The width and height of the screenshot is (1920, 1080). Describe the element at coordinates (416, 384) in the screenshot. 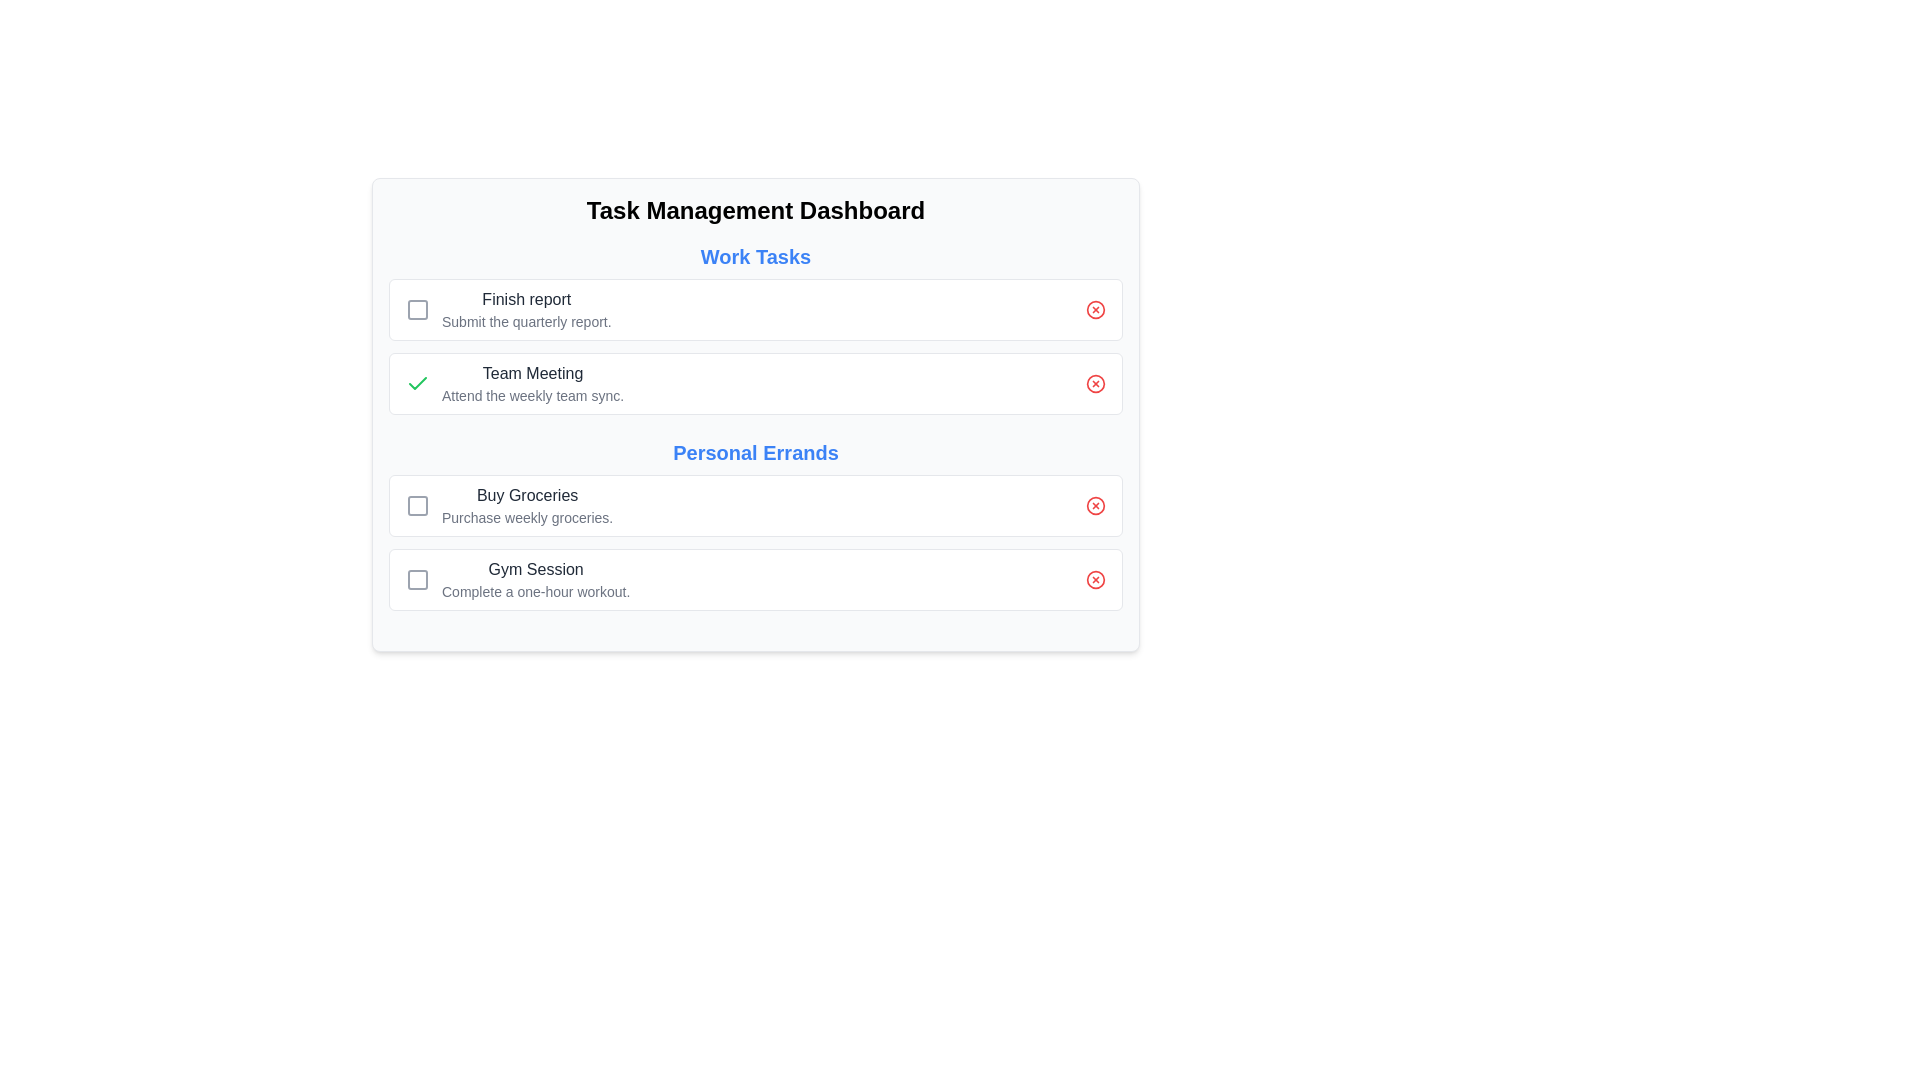

I see `the Checkbox or Confirmation Icon` at that location.